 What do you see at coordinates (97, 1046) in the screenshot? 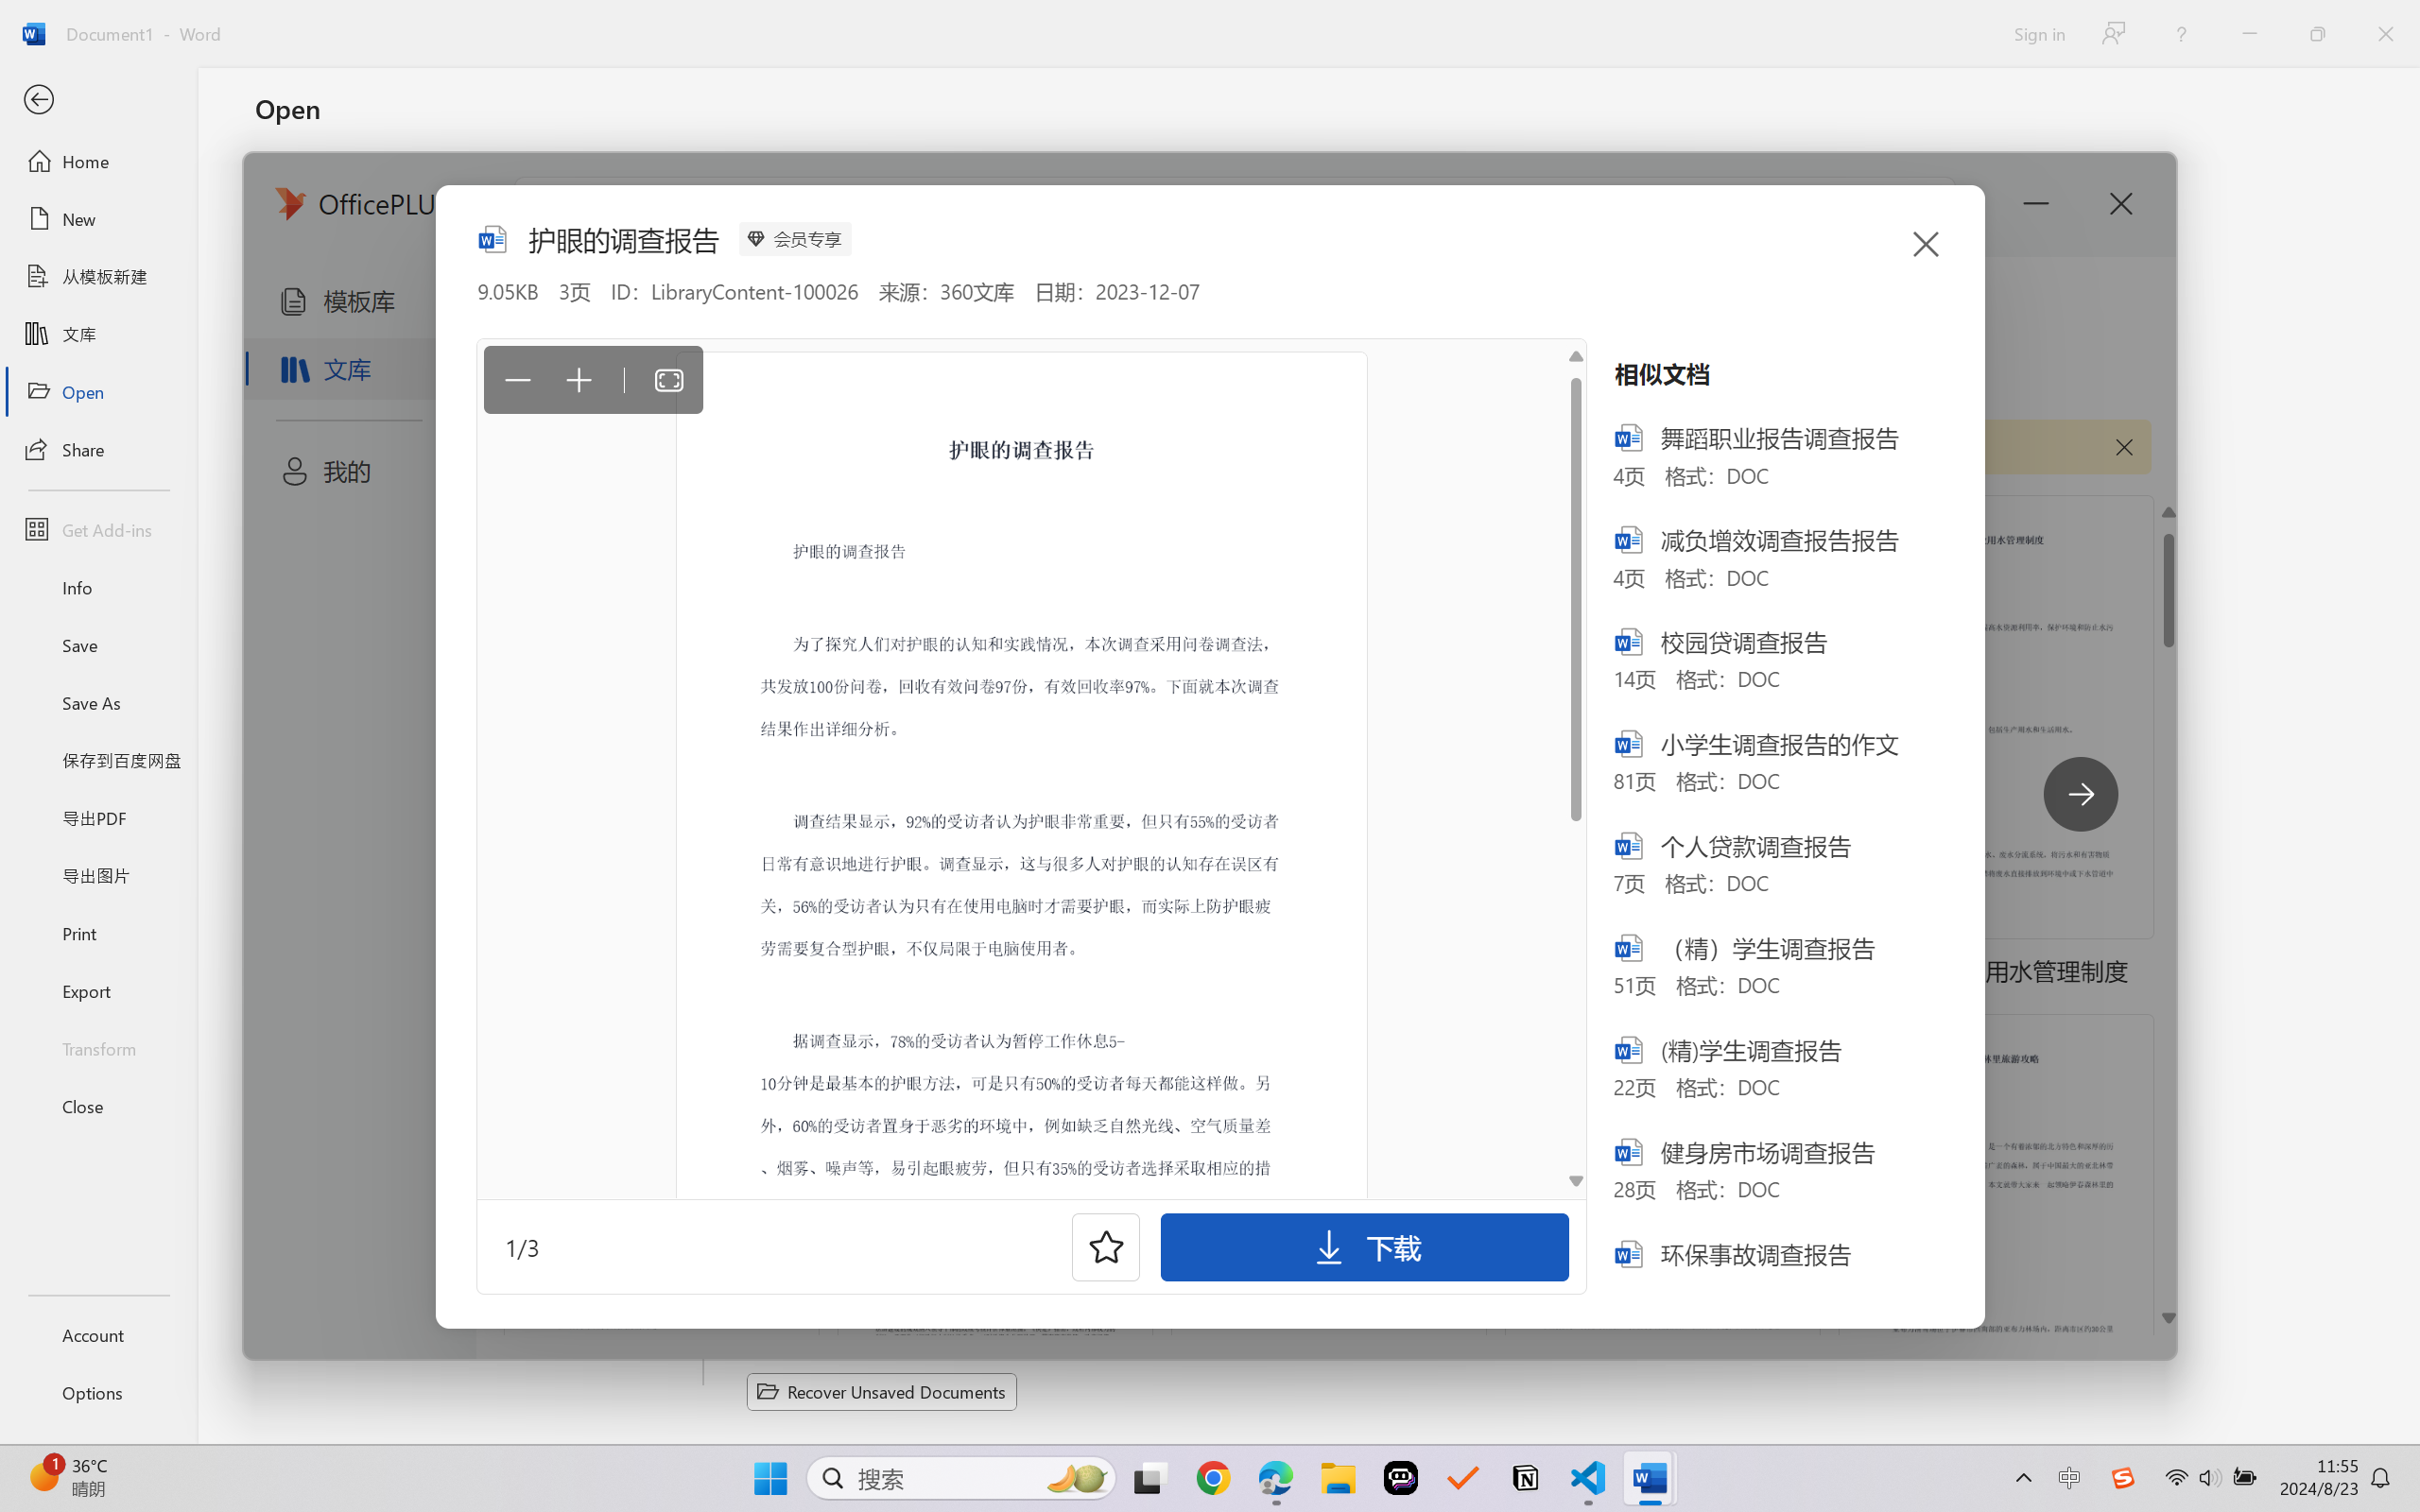
I see `'Transform'` at bounding box center [97, 1046].